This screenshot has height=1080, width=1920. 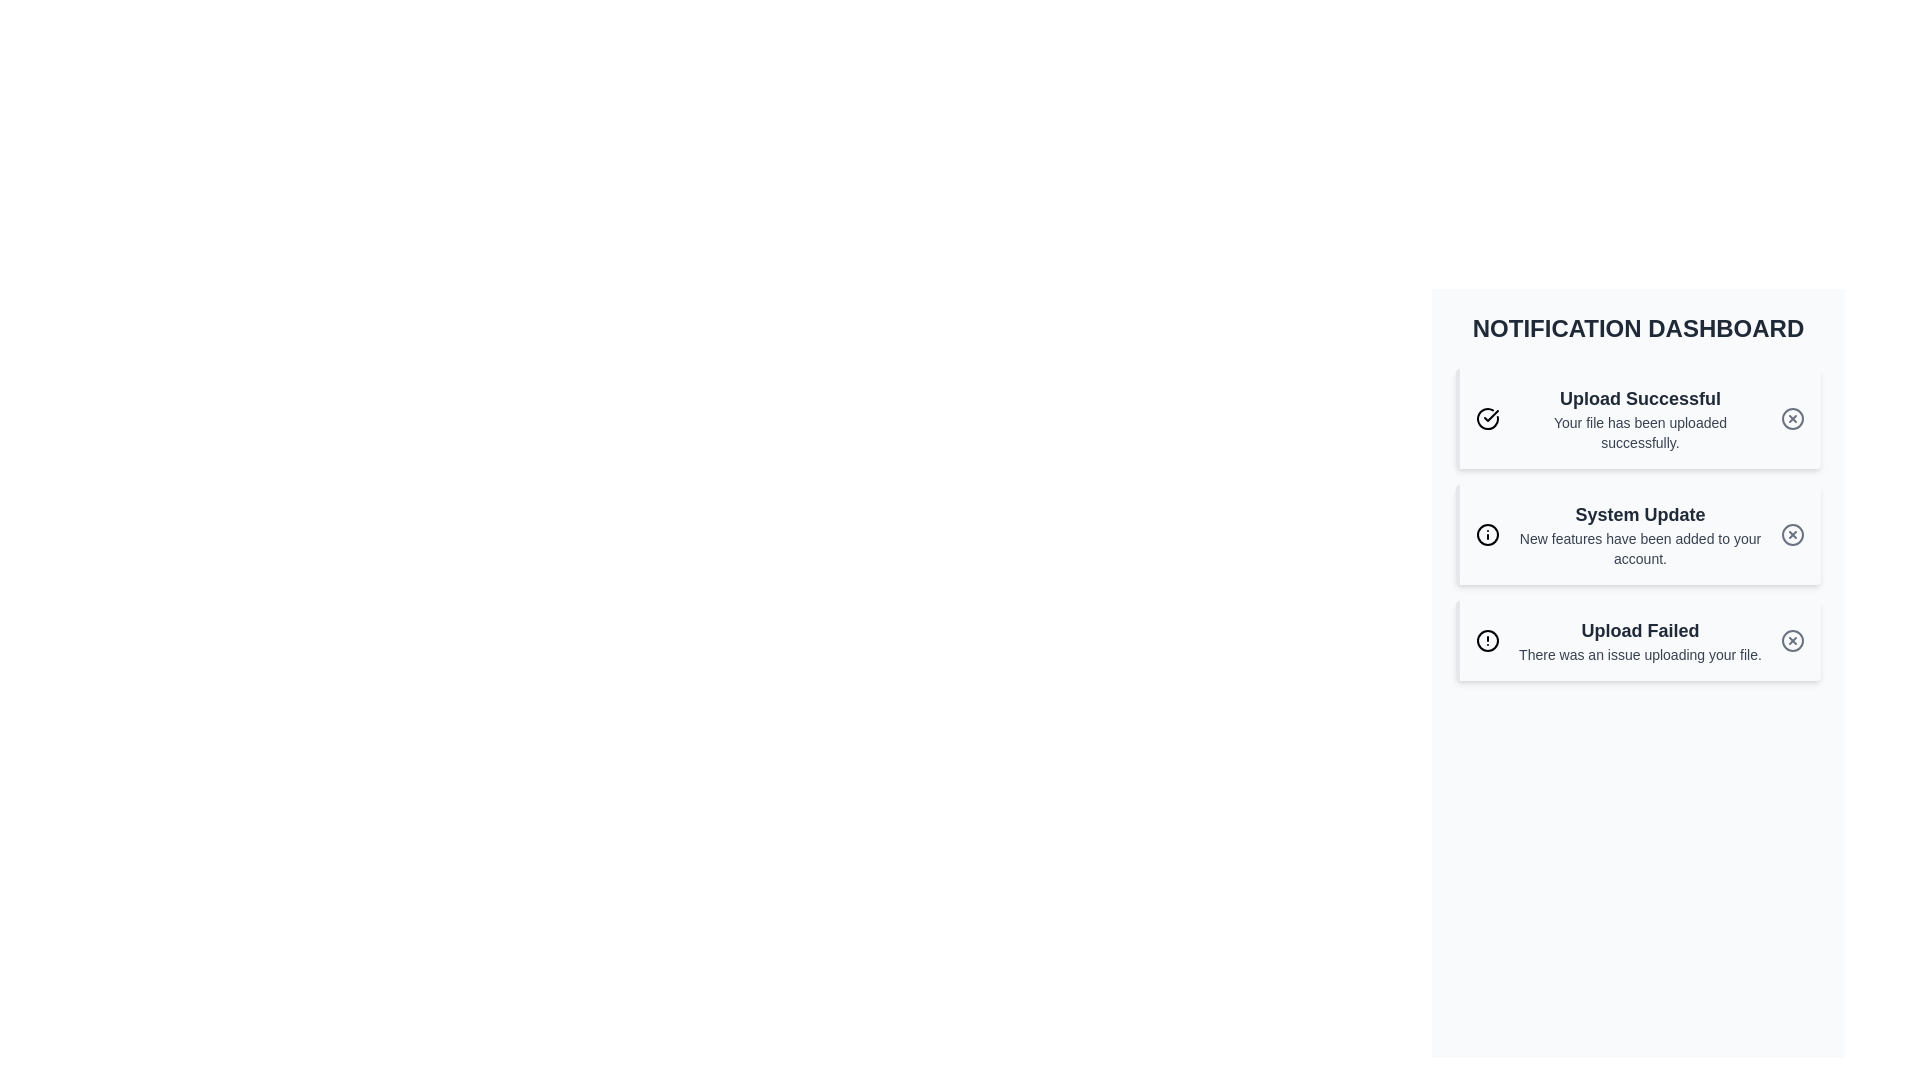 What do you see at coordinates (1640, 418) in the screenshot?
I see `text of the first notification in the notification dashboard, which indicates a successful file upload operation` at bounding box center [1640, 418].